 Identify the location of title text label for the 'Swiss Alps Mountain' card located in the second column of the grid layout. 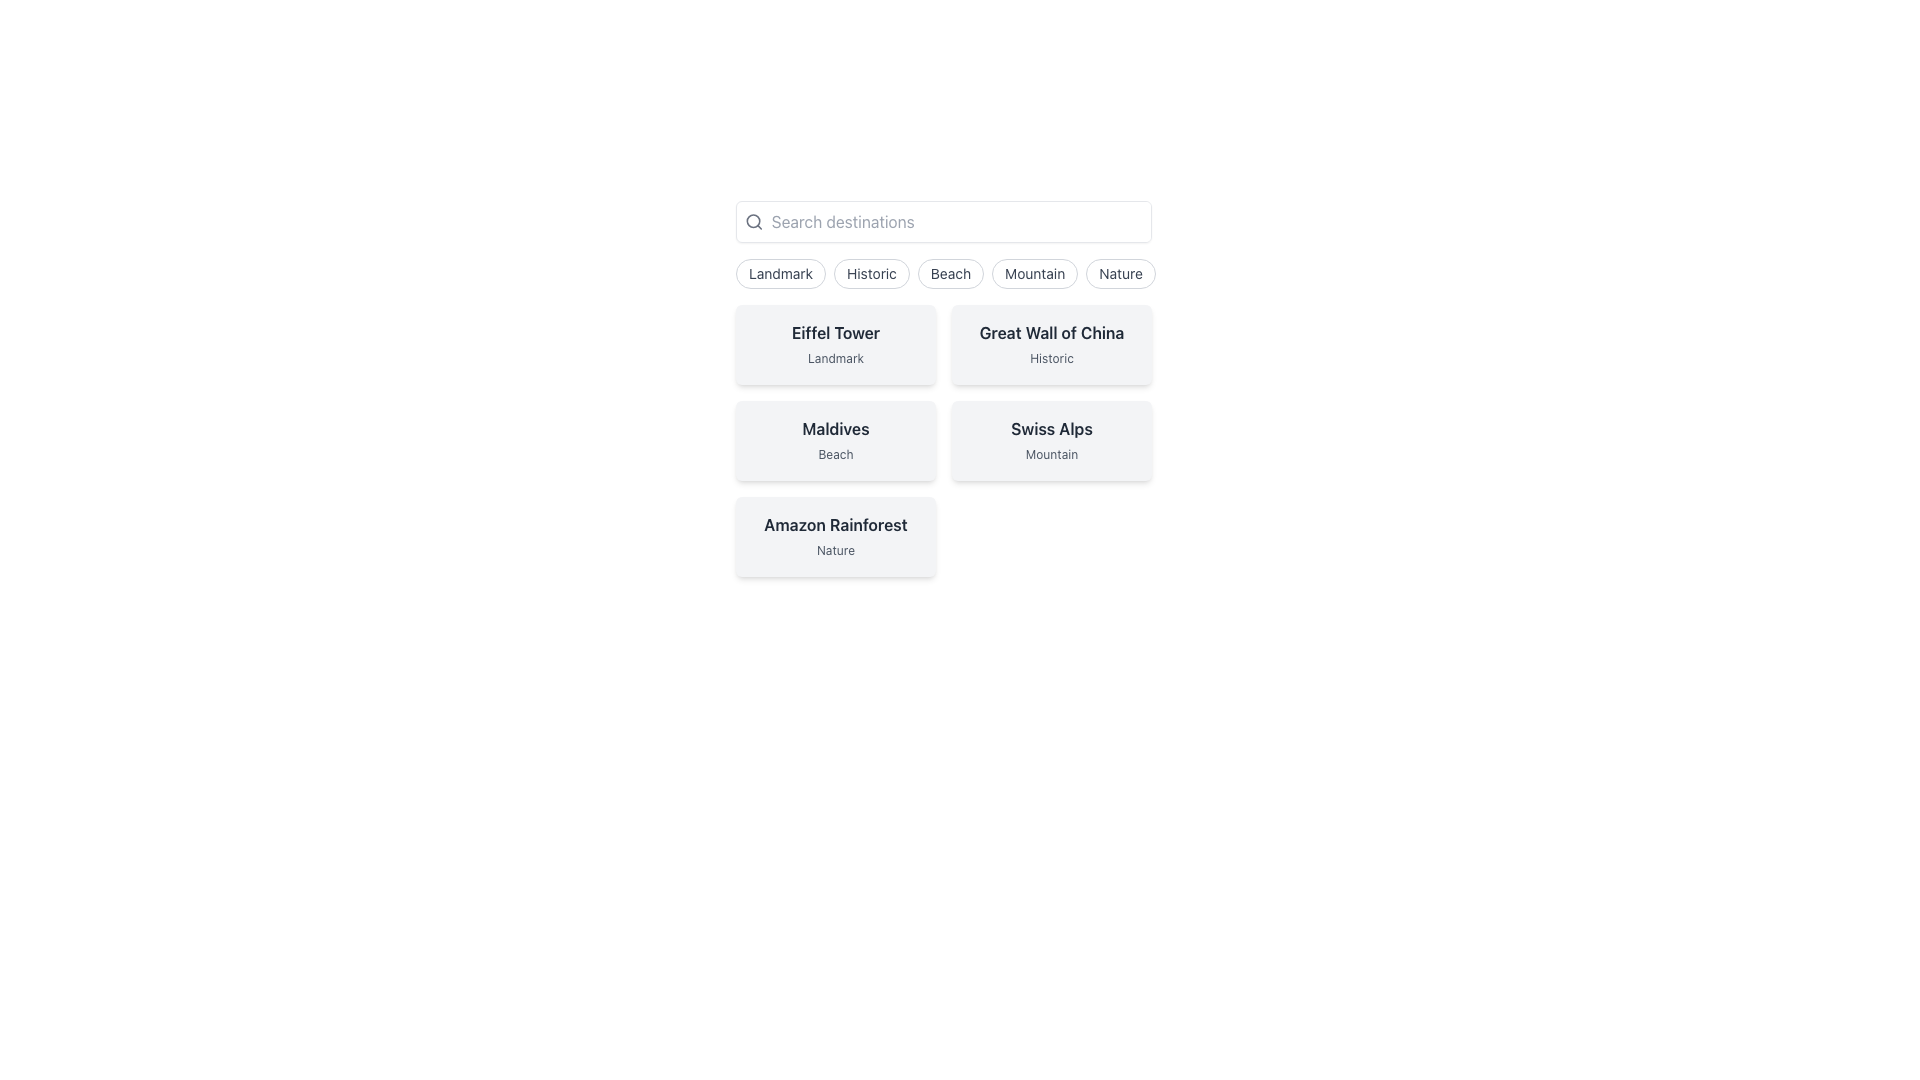
(1050, 427).